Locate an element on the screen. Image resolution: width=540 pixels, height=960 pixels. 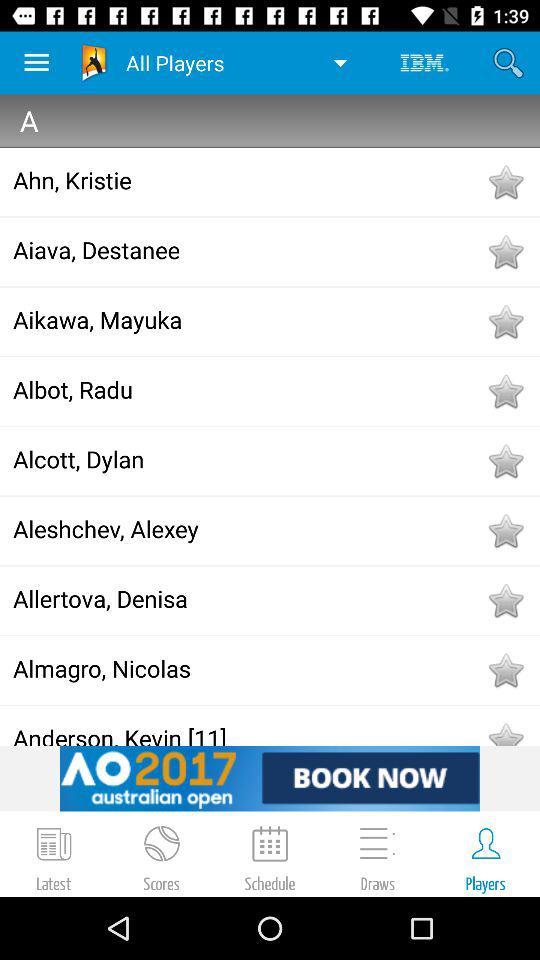
to favorites is located at coordinates (504, 321).